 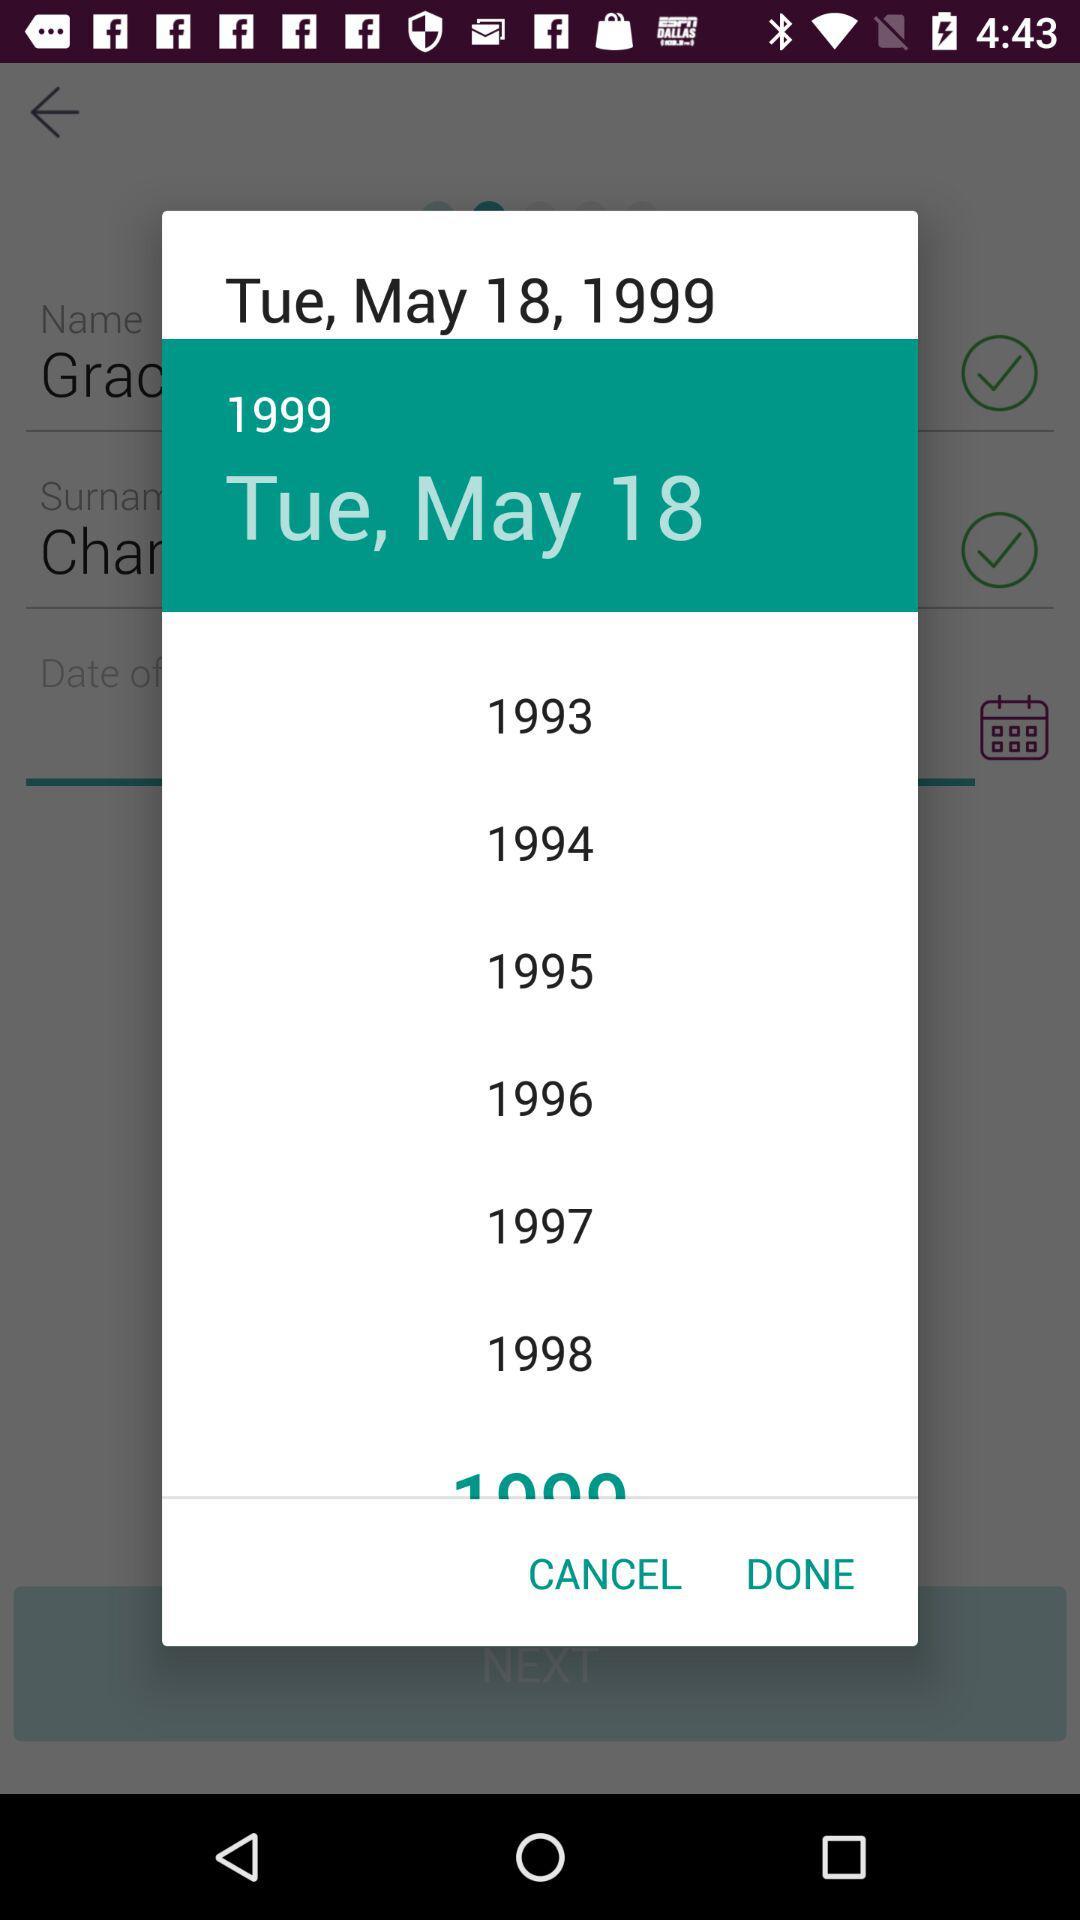 What do you see at coordinates (799, 1571) in the screenshot?
I see `item at the bottom right corner` at bounding box center [799, 1571].